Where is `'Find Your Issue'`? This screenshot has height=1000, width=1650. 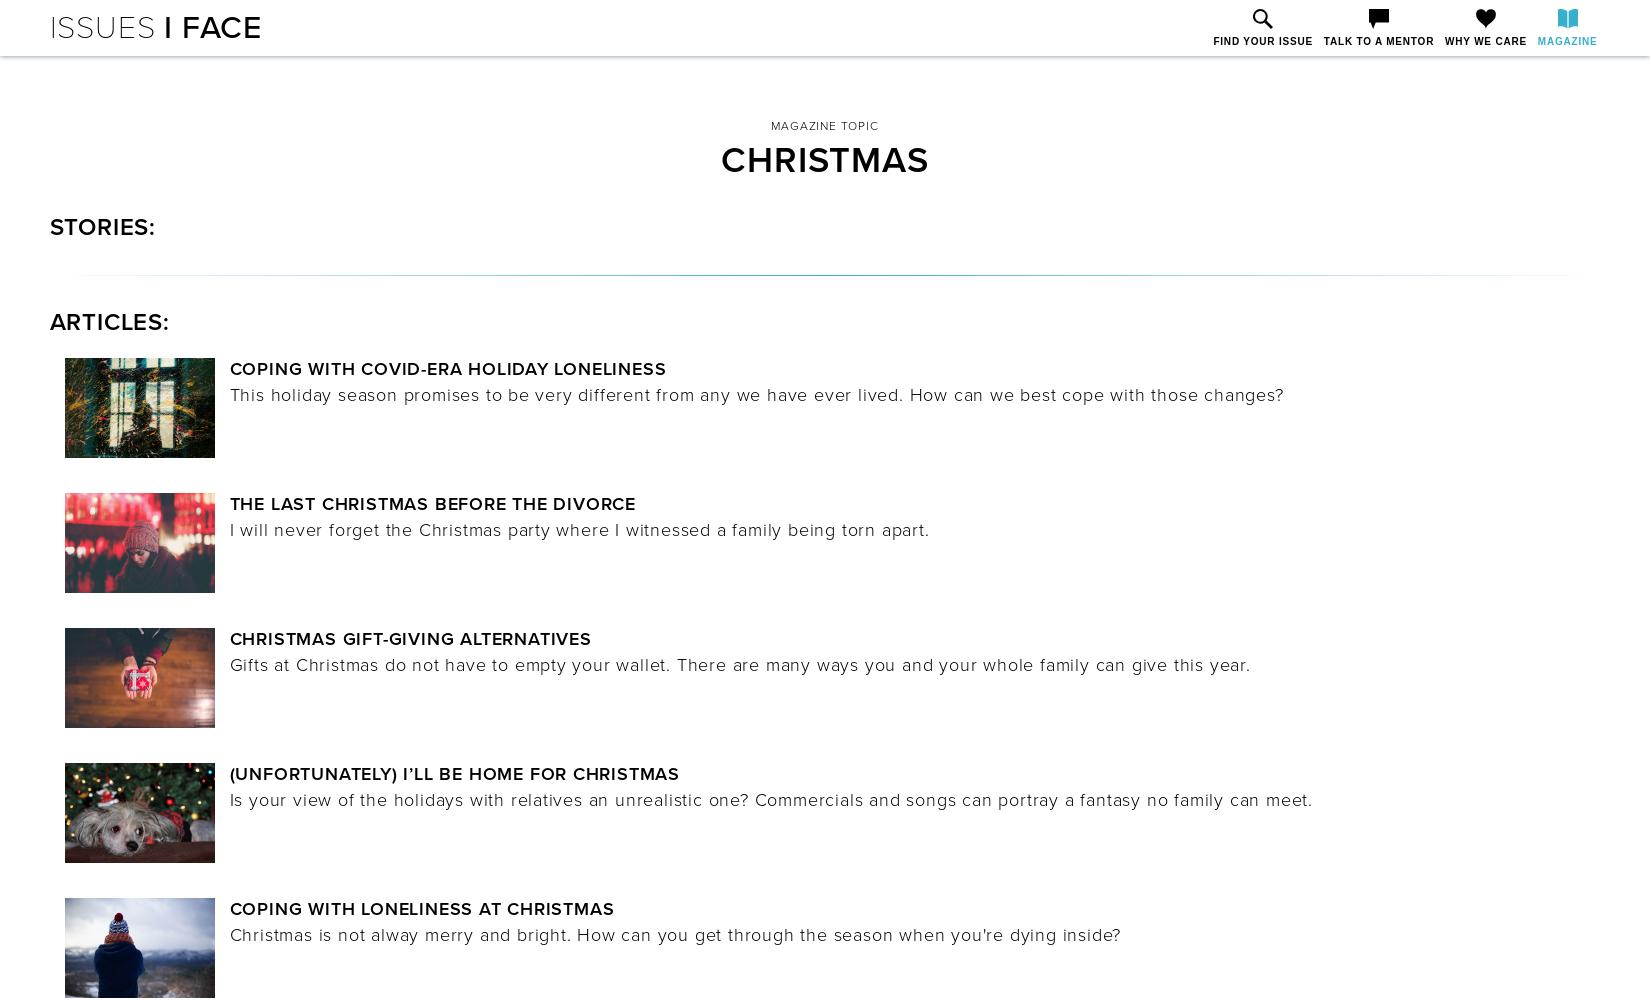
'Find Your Issue' is located at coordinates (1261, 41).